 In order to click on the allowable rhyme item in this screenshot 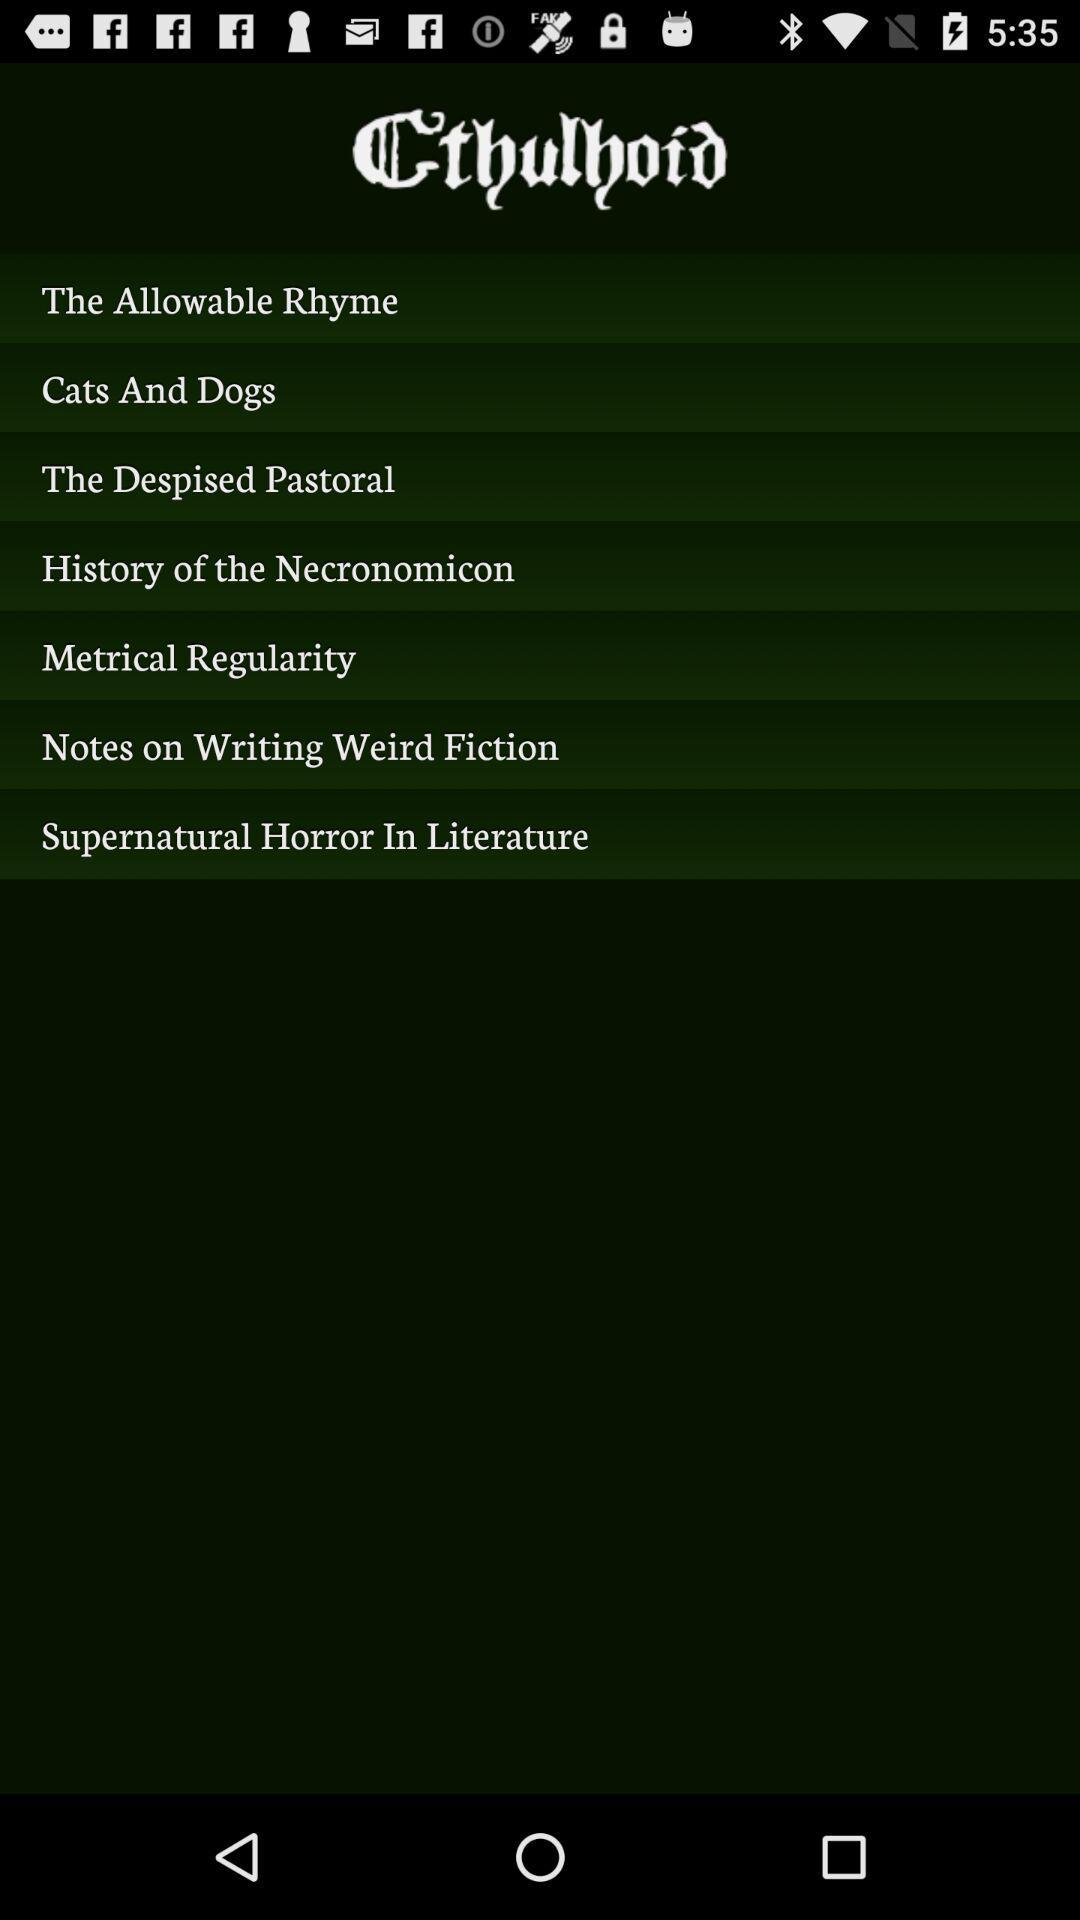, I will do `click(540, 297)`.